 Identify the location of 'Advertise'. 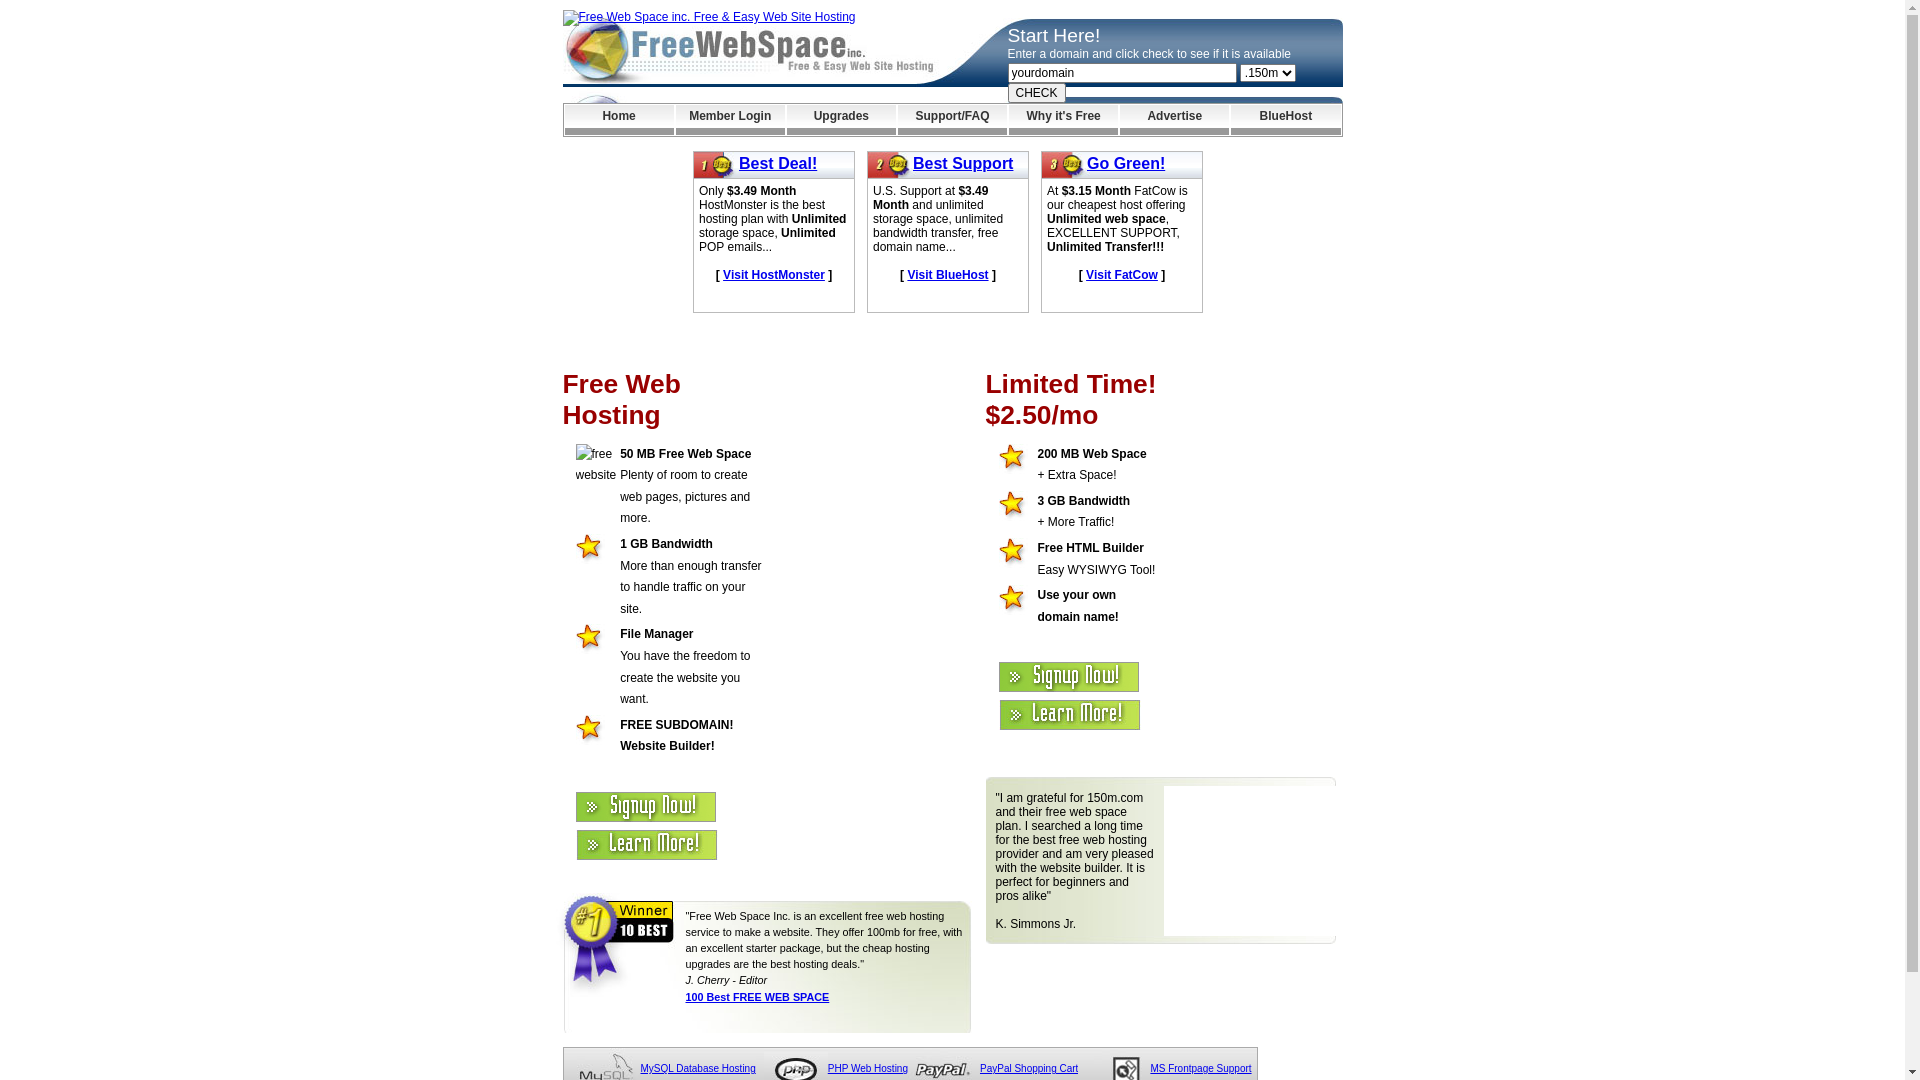
(1174, 119).